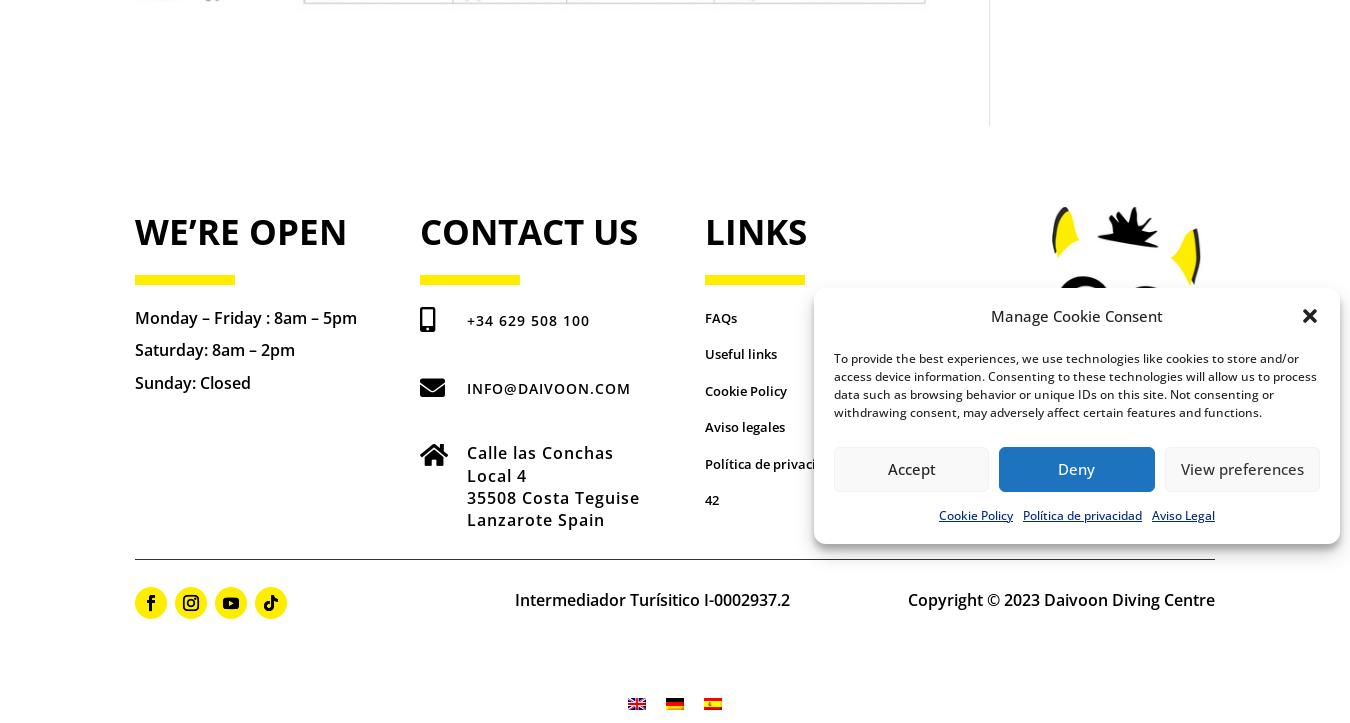 This screenshot has width=1350, height=723. Describe the element at coordinates (135, 229) in the screenshot. I see `'We’re Open'` at that location.